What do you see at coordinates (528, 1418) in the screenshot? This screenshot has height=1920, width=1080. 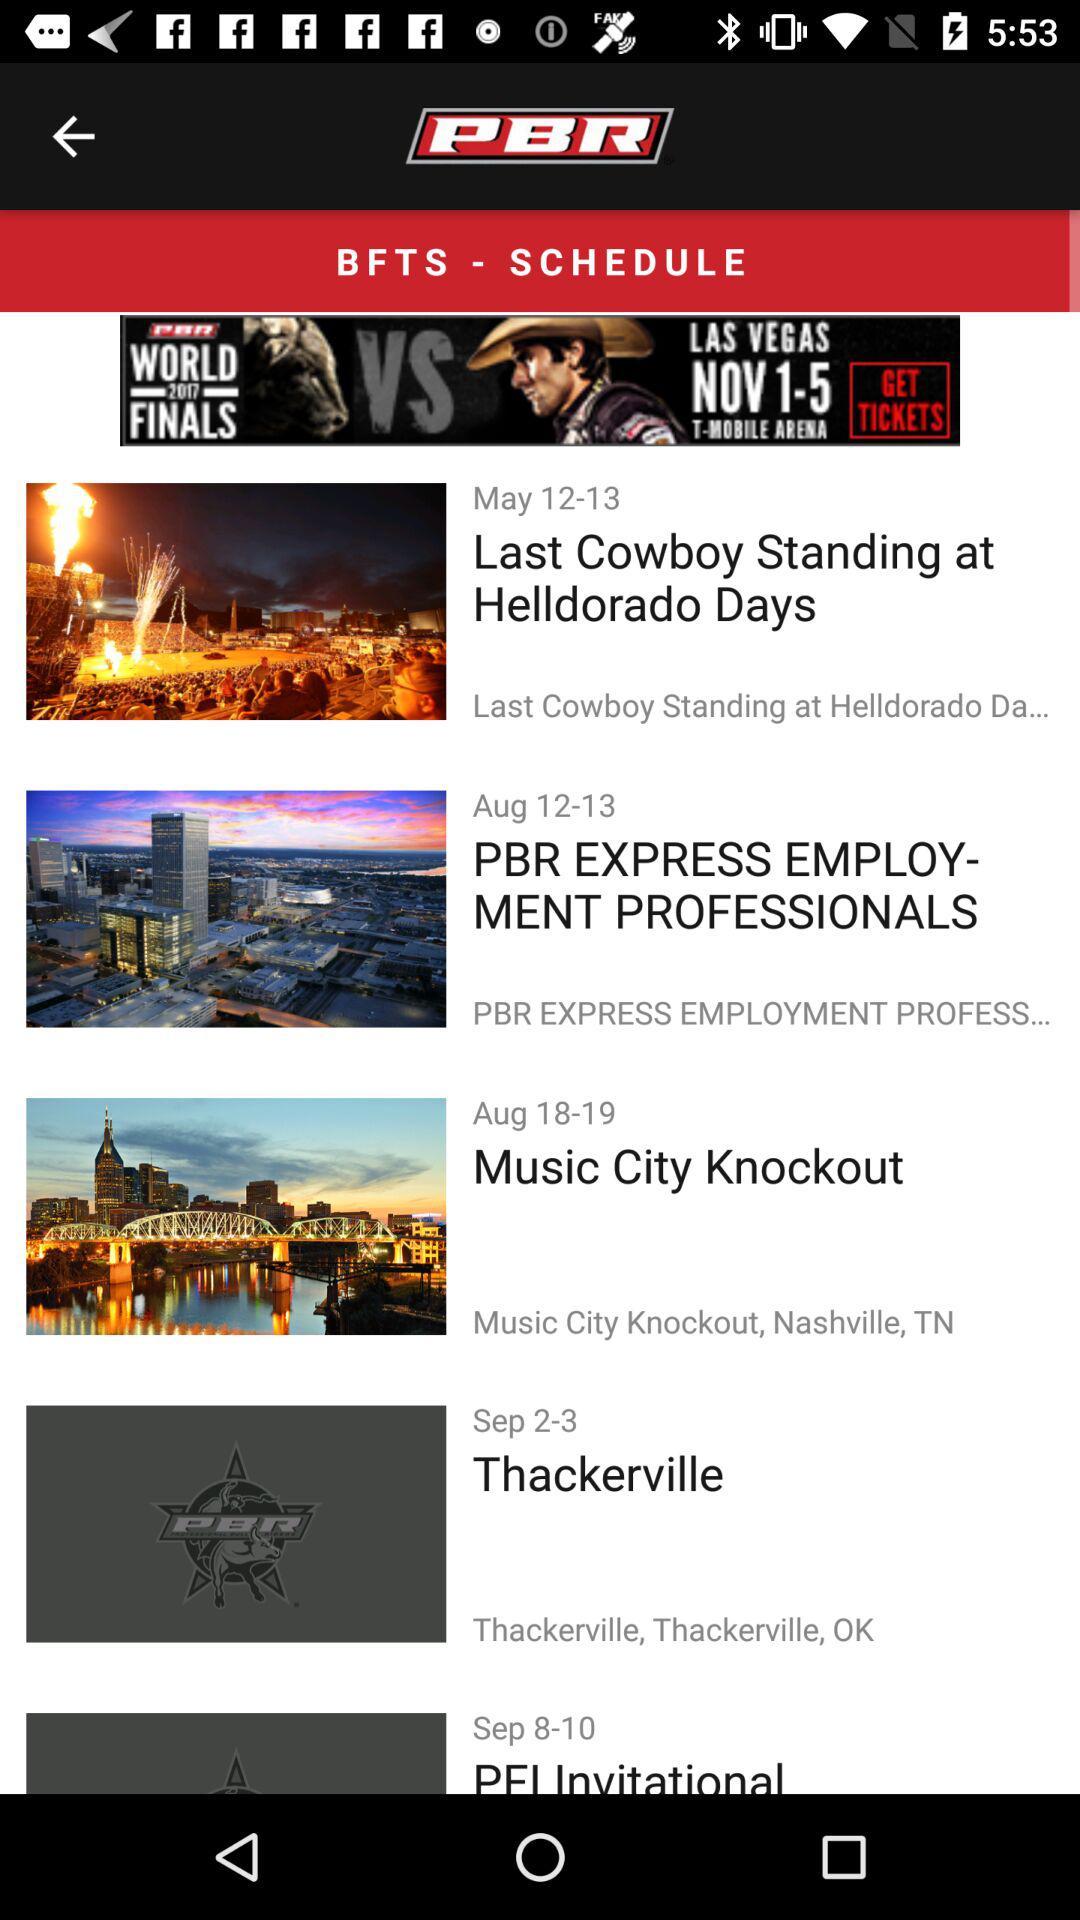 I see `the icon above the thackerville item` at bounding box center [528, 1418].